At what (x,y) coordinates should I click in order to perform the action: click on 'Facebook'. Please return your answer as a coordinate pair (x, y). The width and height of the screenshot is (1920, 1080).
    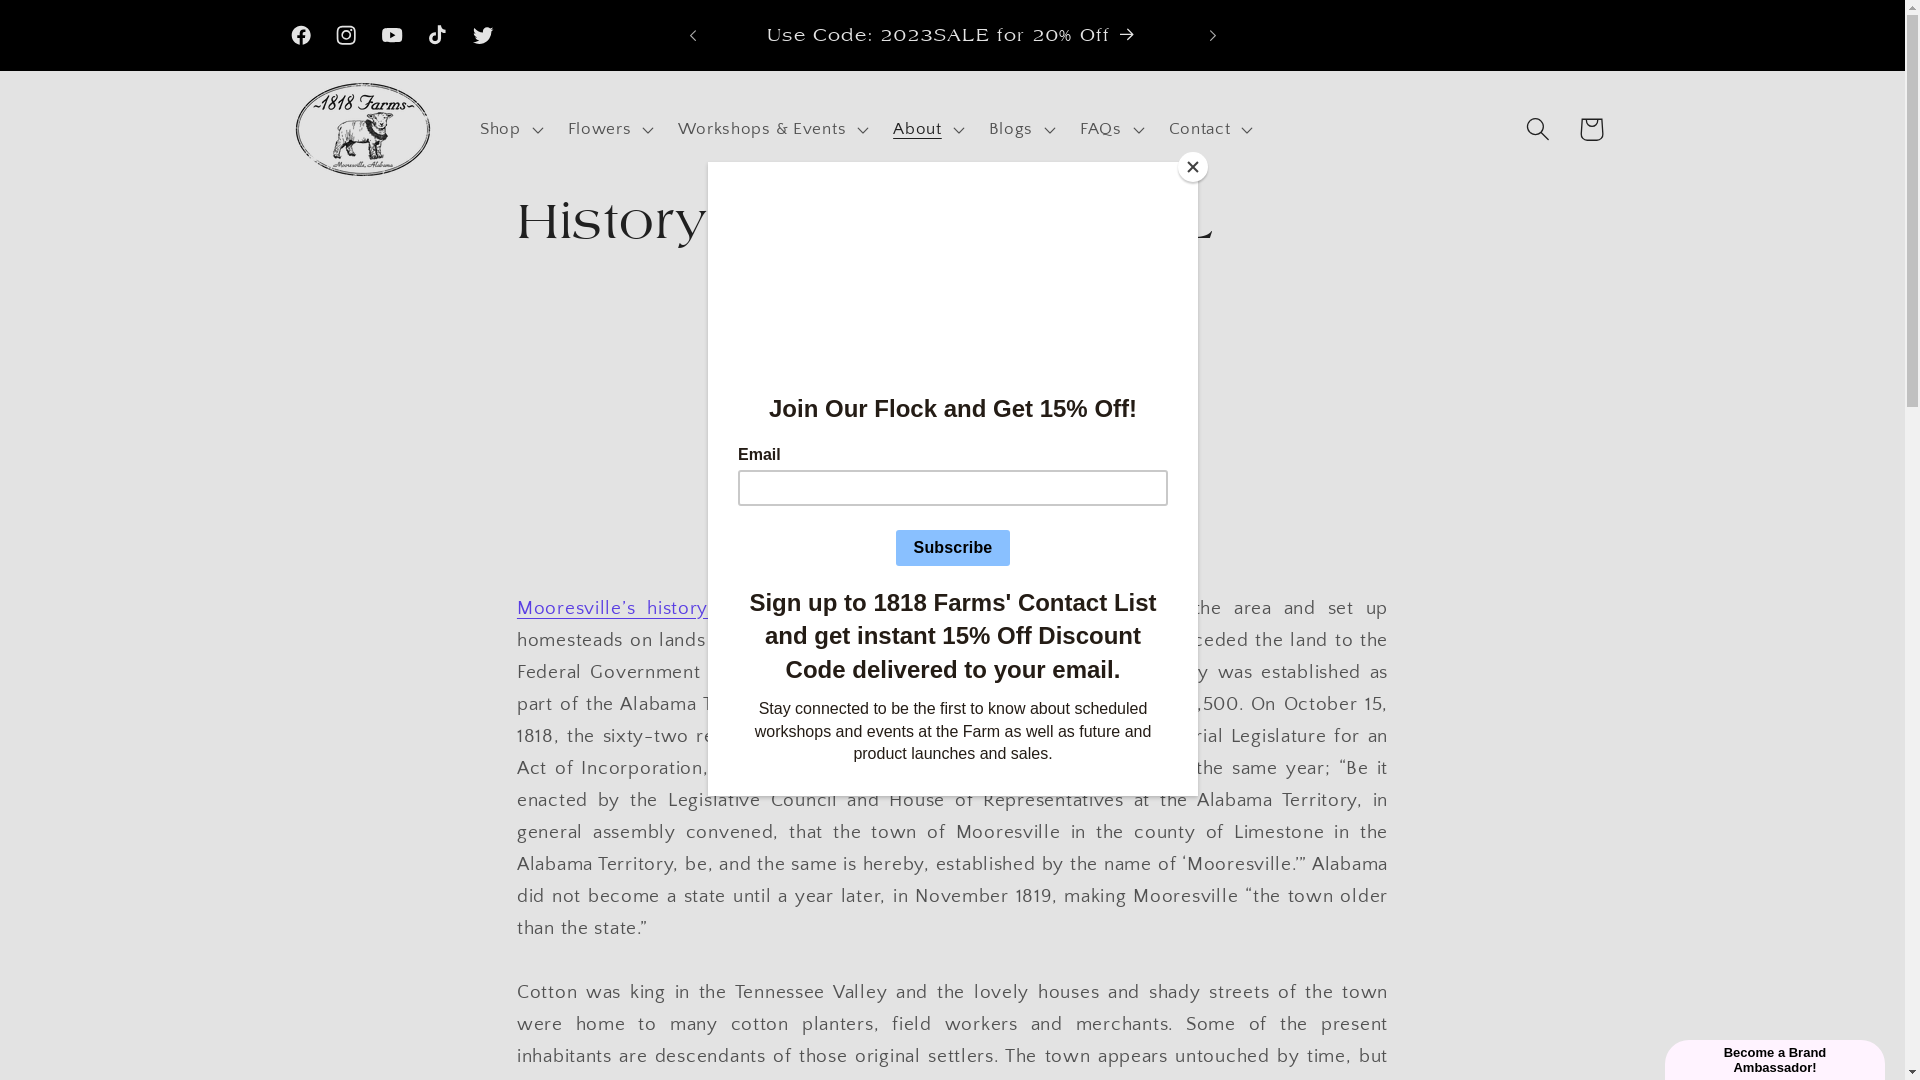
    Looking at the image, I should click on (300, 35).